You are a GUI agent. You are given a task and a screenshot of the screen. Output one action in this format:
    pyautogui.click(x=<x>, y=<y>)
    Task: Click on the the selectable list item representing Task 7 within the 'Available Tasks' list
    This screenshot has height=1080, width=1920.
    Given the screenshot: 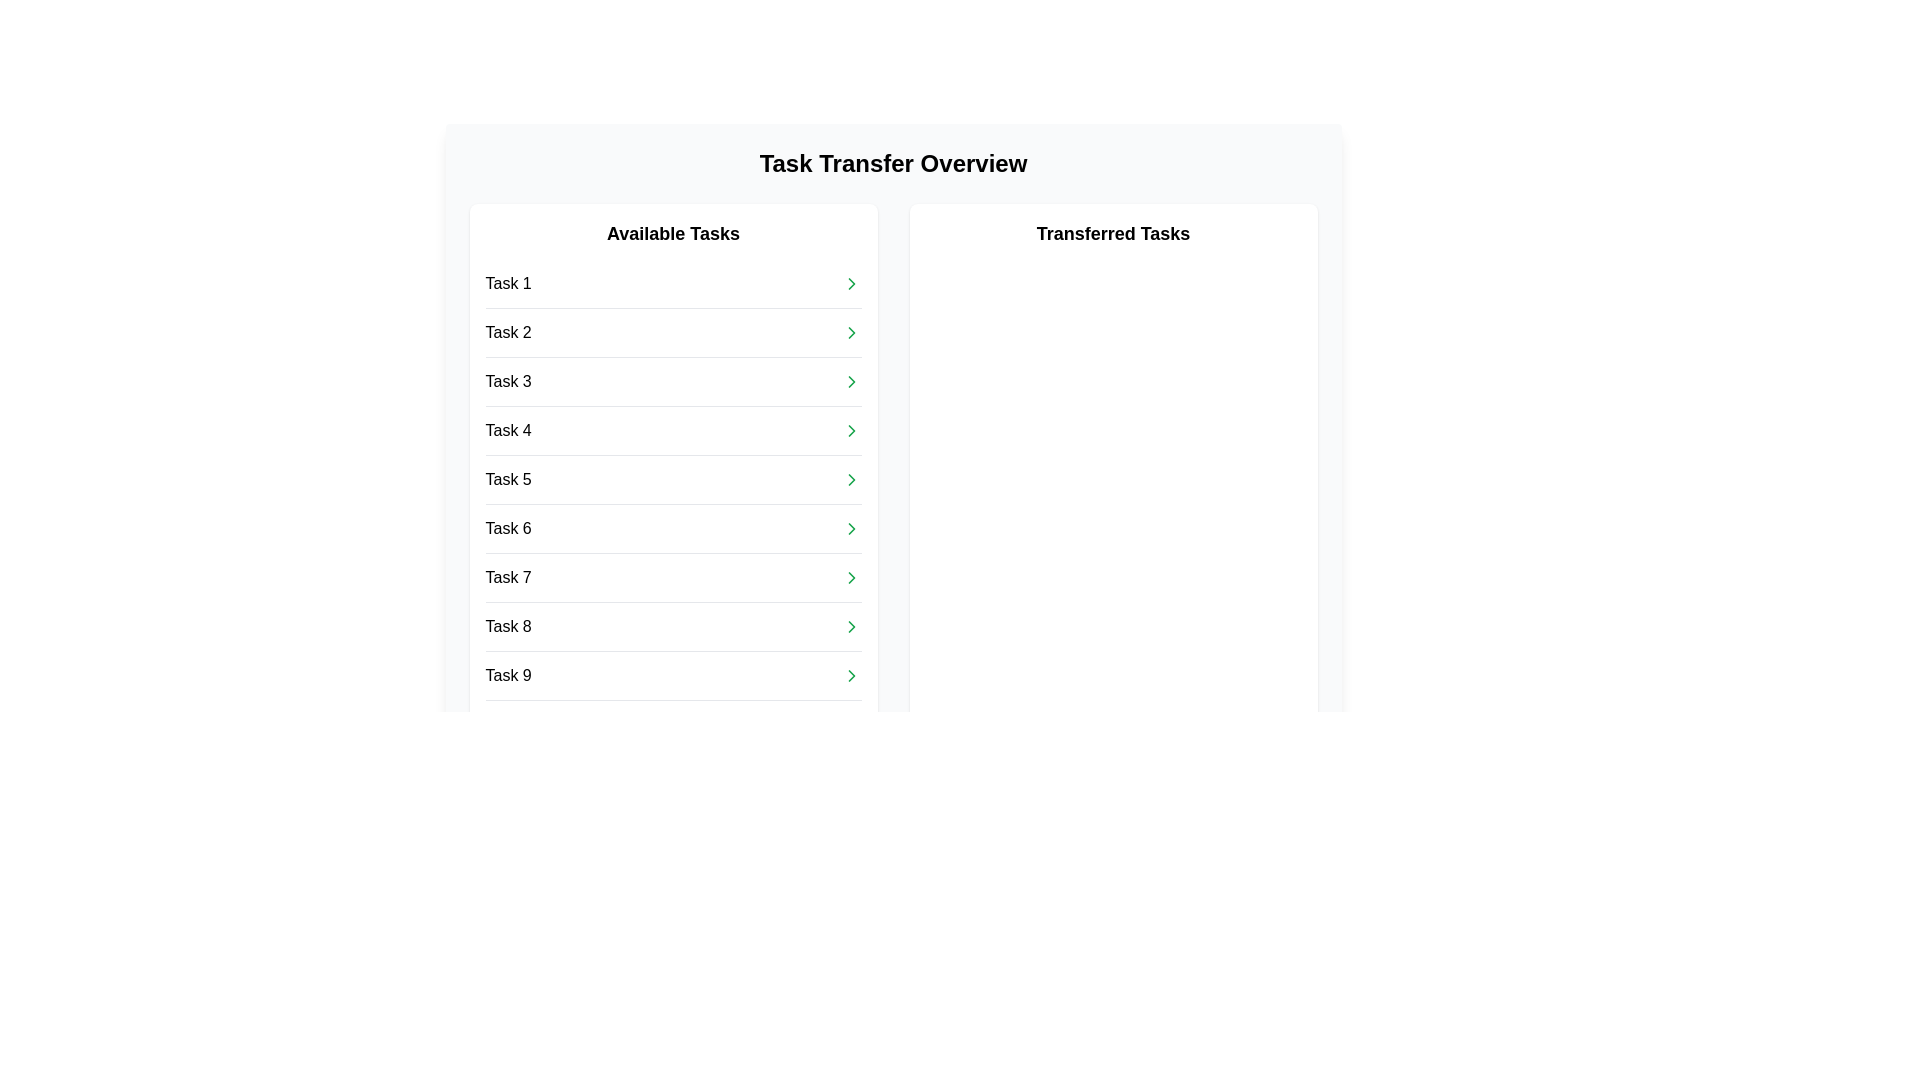 What is the action you would take?
    pyautogui.click(x=673, y=578)
    